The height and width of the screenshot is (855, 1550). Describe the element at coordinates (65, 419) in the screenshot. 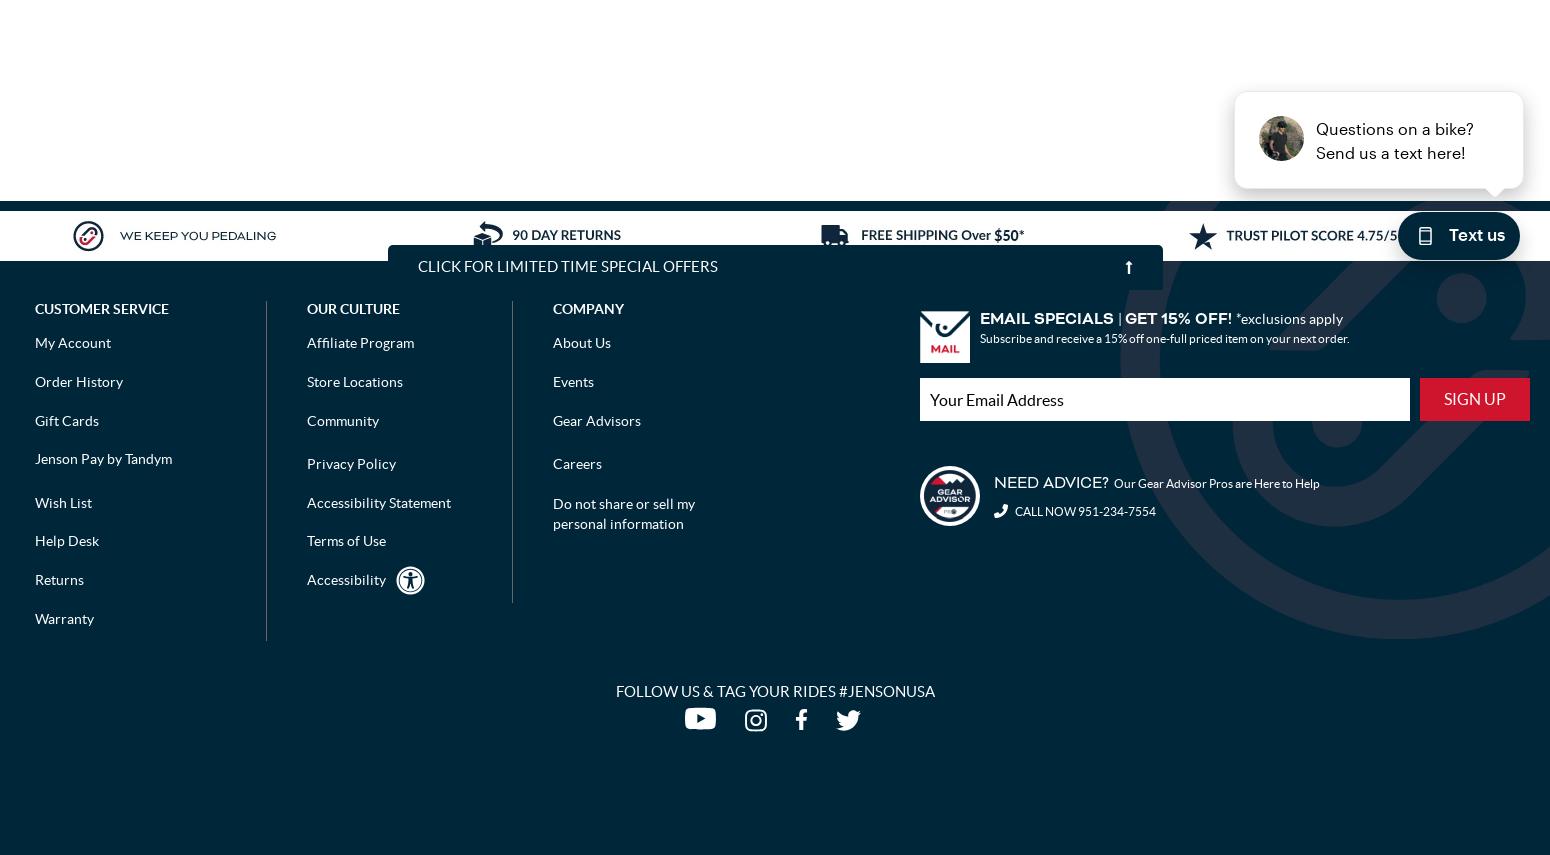

I see `'Gift Cards'` at that location.